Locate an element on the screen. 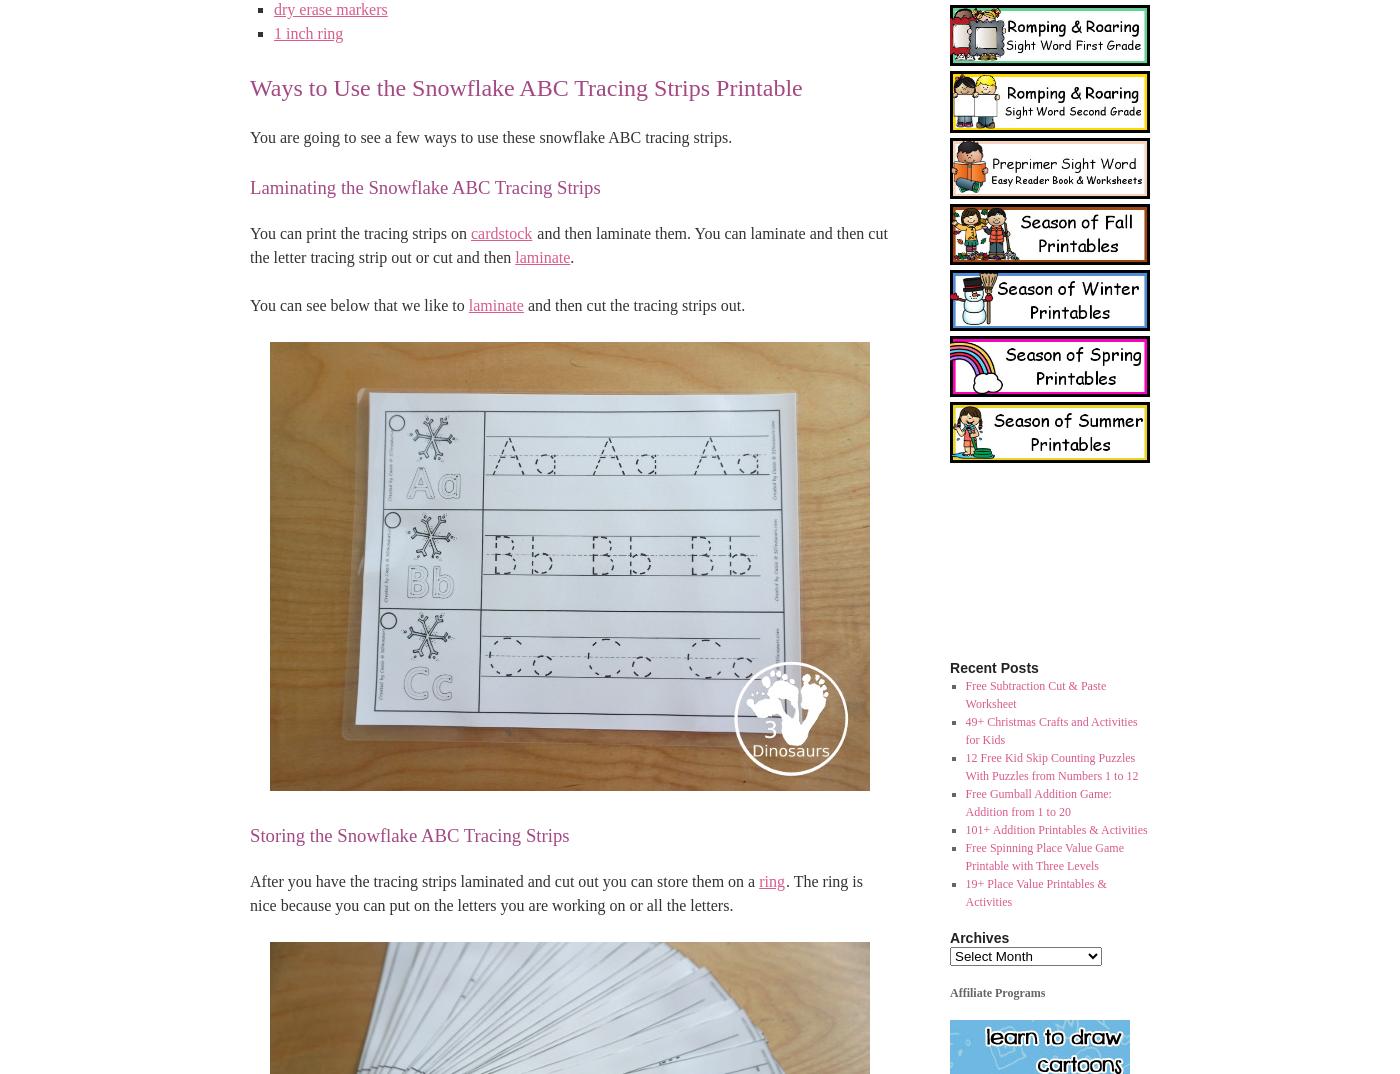  '1 inch ring' is located at coordinates (308, 32).